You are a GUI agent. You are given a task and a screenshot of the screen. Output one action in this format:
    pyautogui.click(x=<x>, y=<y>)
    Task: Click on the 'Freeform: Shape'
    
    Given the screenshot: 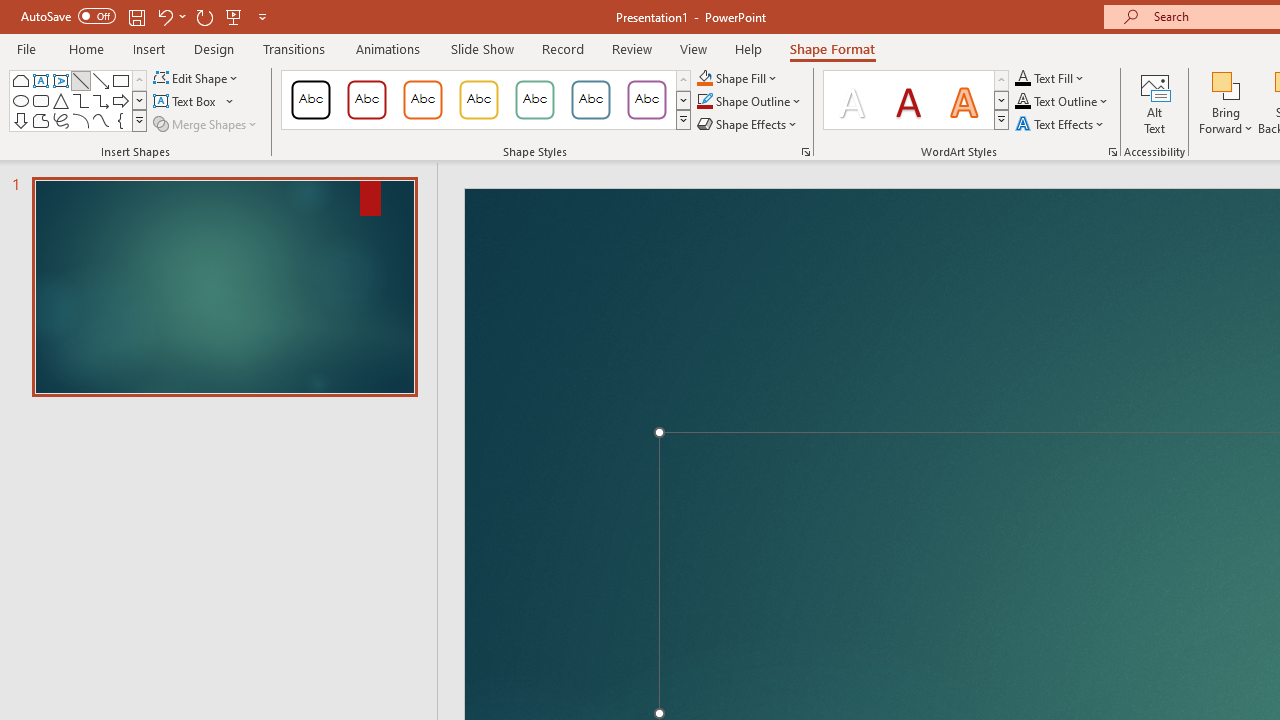 What is the action you would take?
    pyautogui.click(x=40, y=120)
    